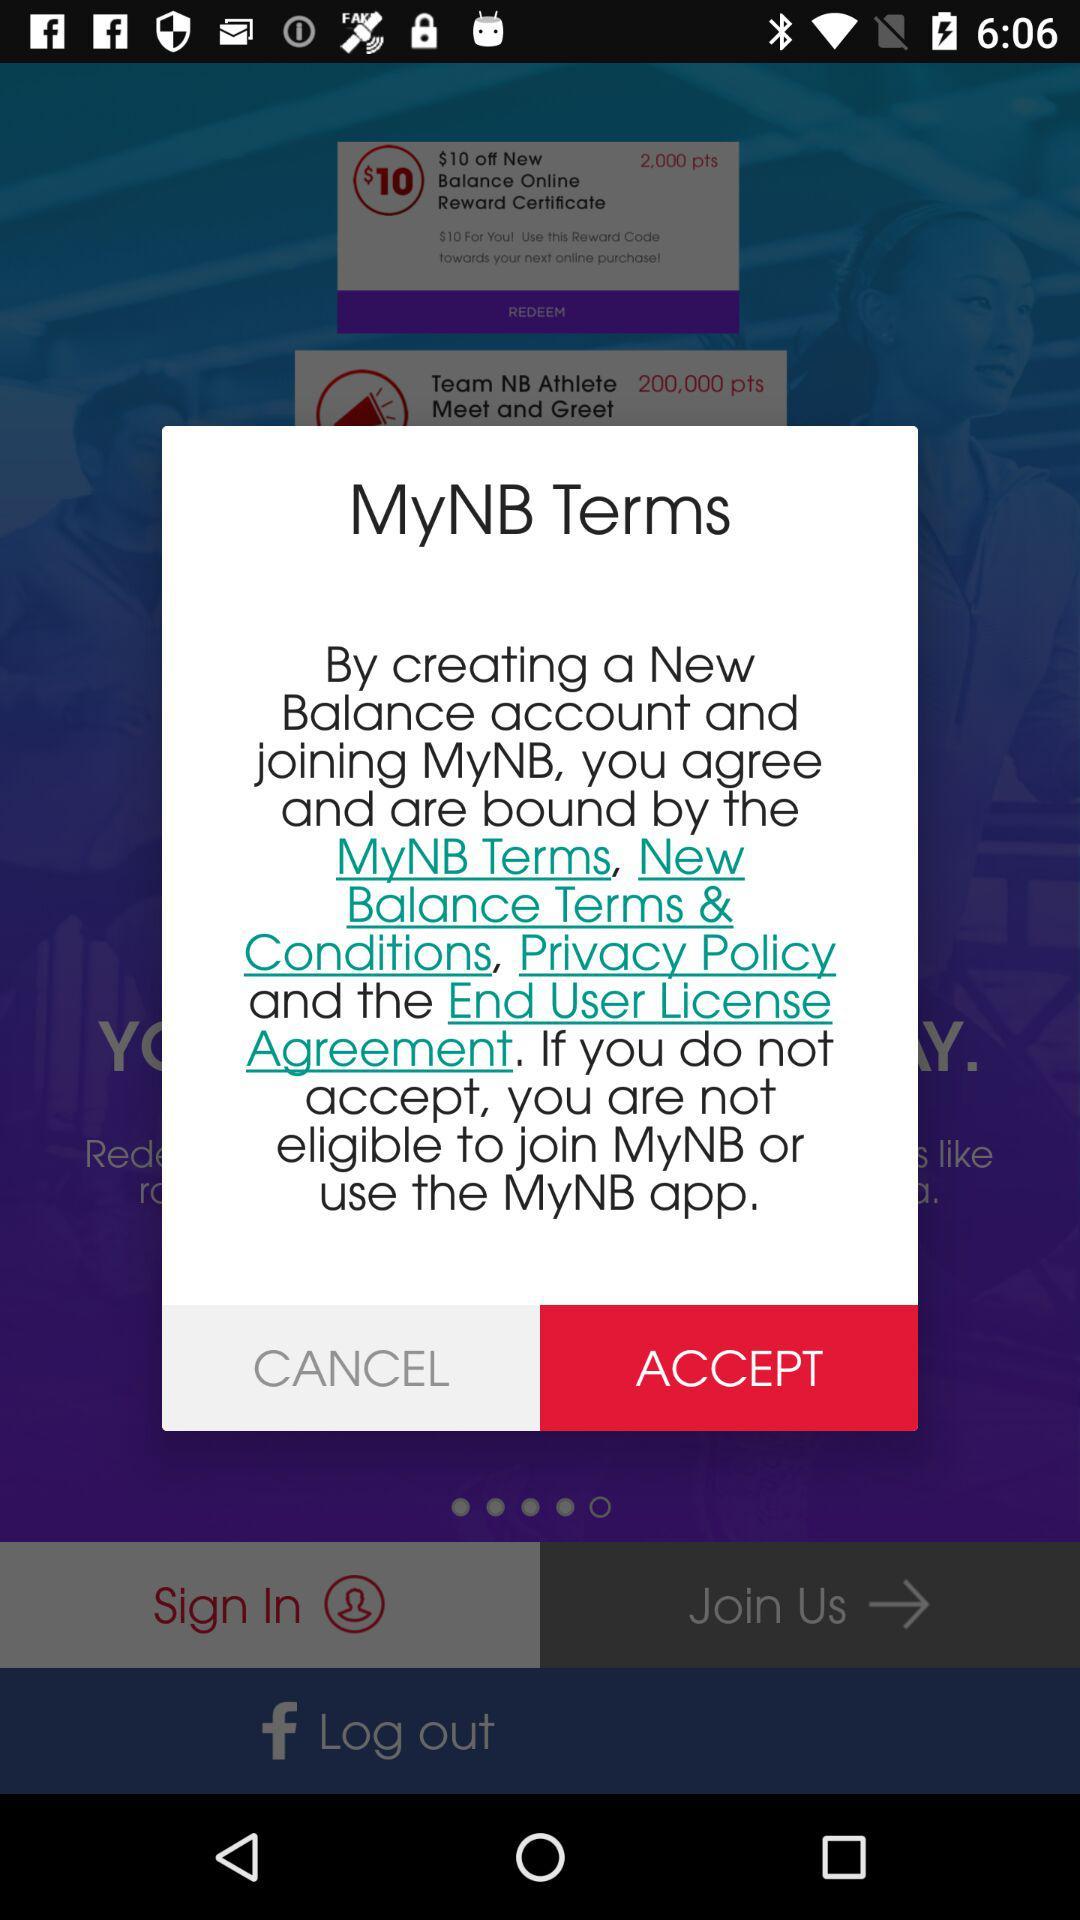 The image size is (1080, 1920). Describe the element at coordinates (350, 1367) in the screenshot. I see `the icon below by creating a` at that location.